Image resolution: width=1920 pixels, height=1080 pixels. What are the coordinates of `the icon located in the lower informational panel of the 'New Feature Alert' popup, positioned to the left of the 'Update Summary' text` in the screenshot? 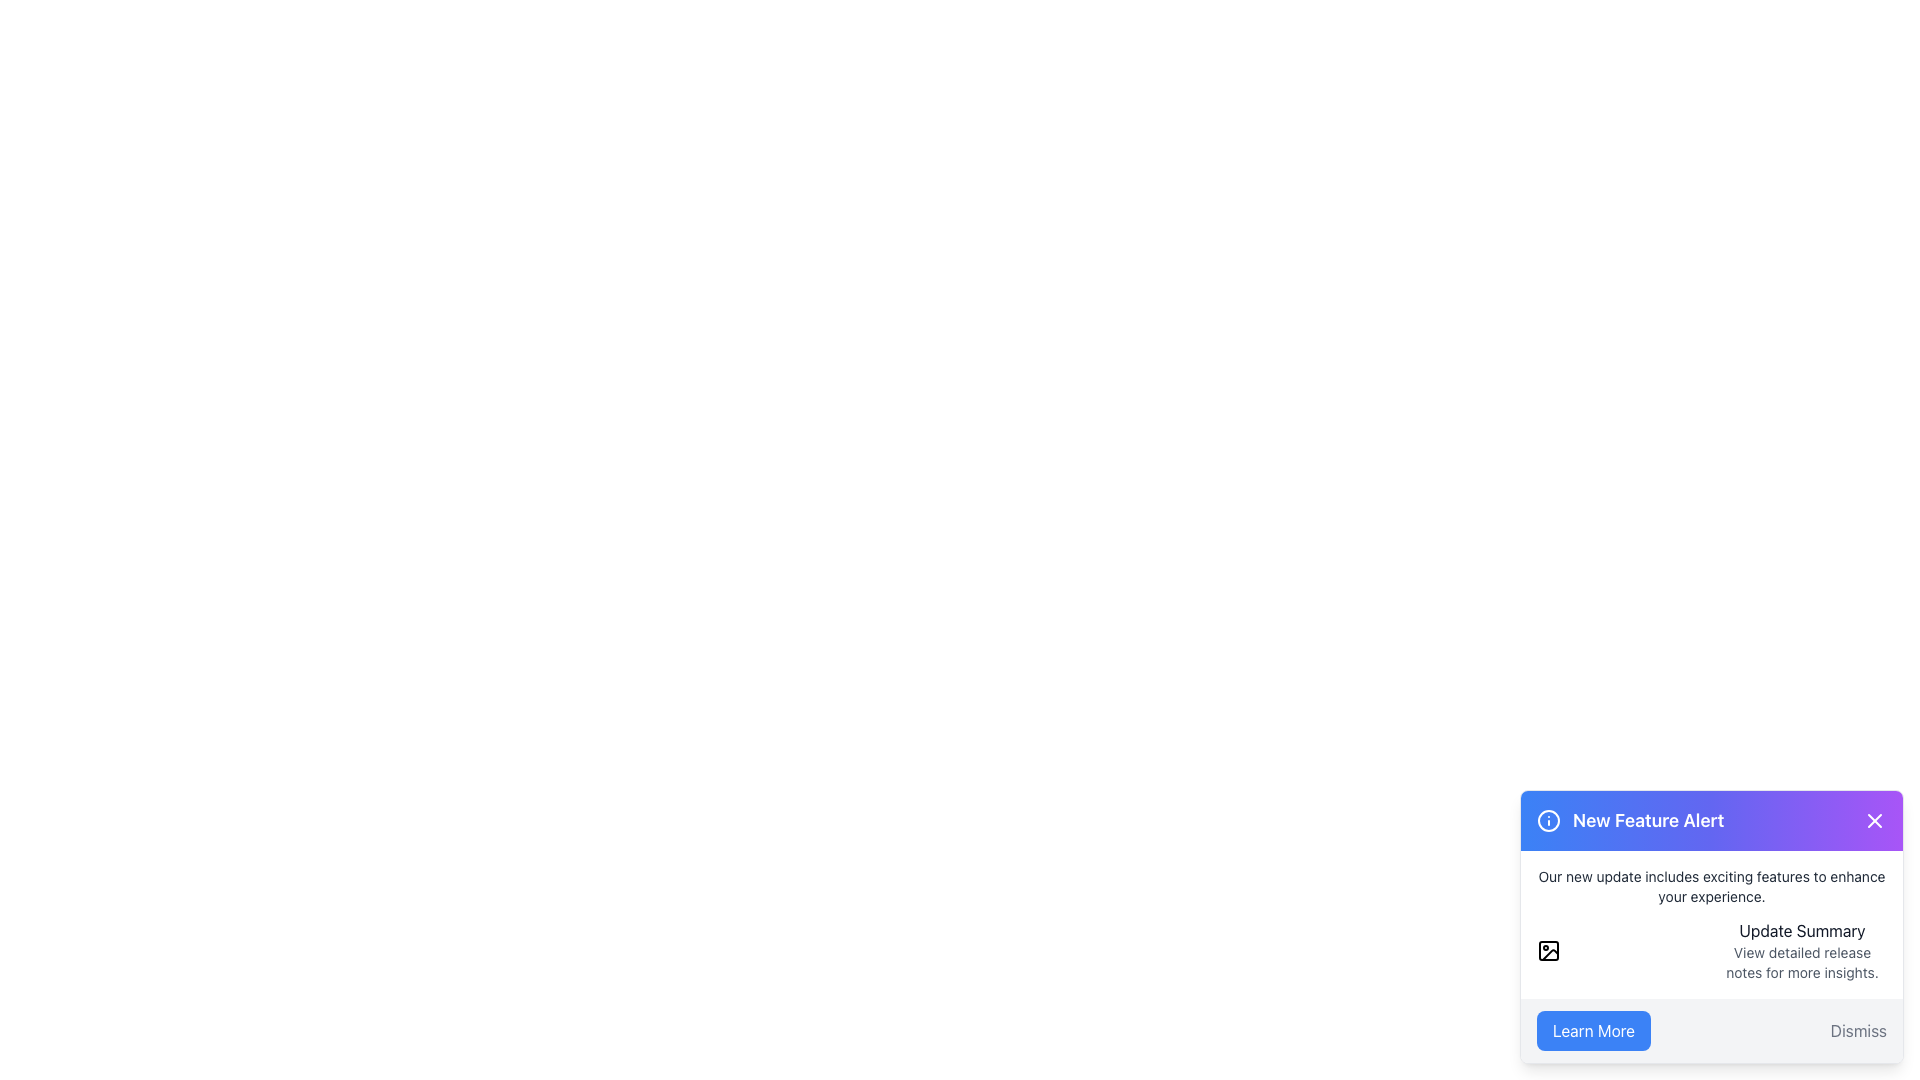 It's located at (1548, 950).